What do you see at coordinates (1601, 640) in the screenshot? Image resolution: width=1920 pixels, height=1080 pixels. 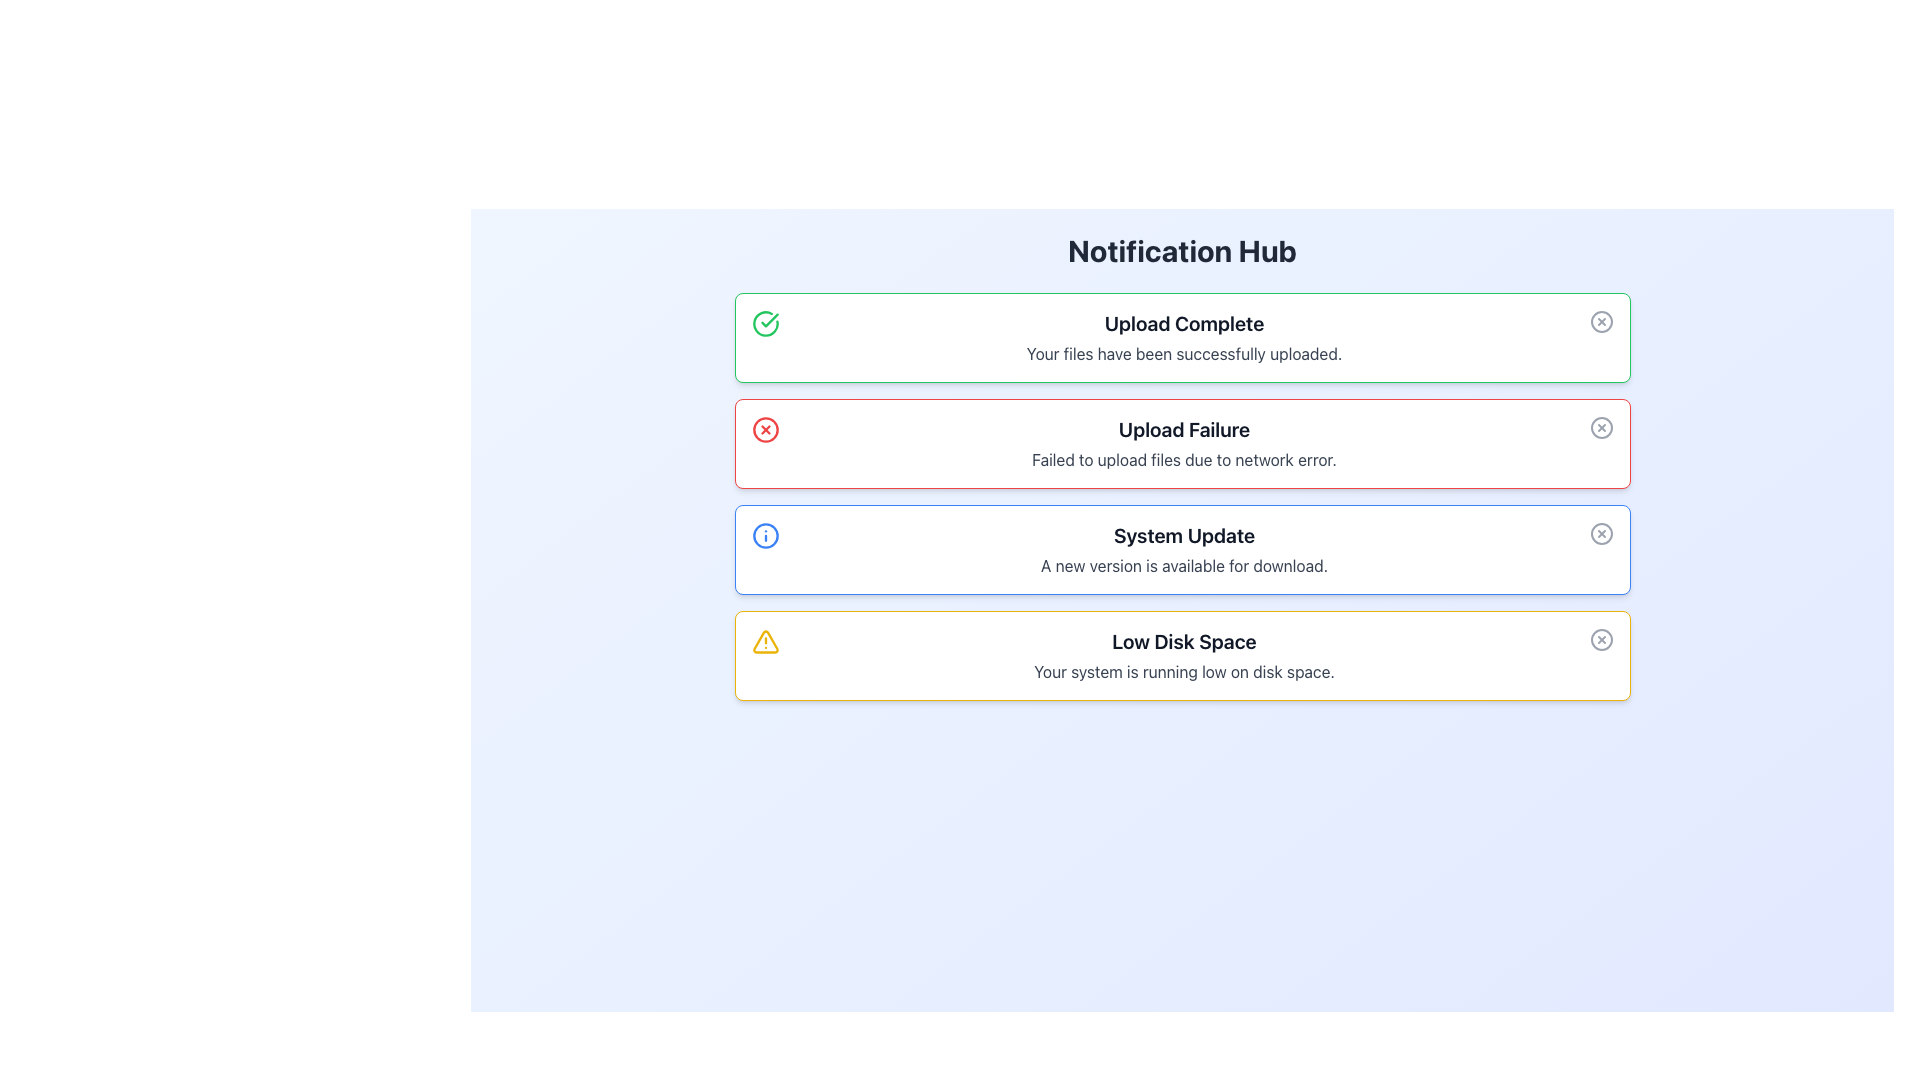 I see `the SVG Circle that serves as a decorative part of the 'X' icon for dismissing the associated notification, located at the center of the icon on the far right of the 'Low Disk Space' notification card` at bounding box center [1601, 640].